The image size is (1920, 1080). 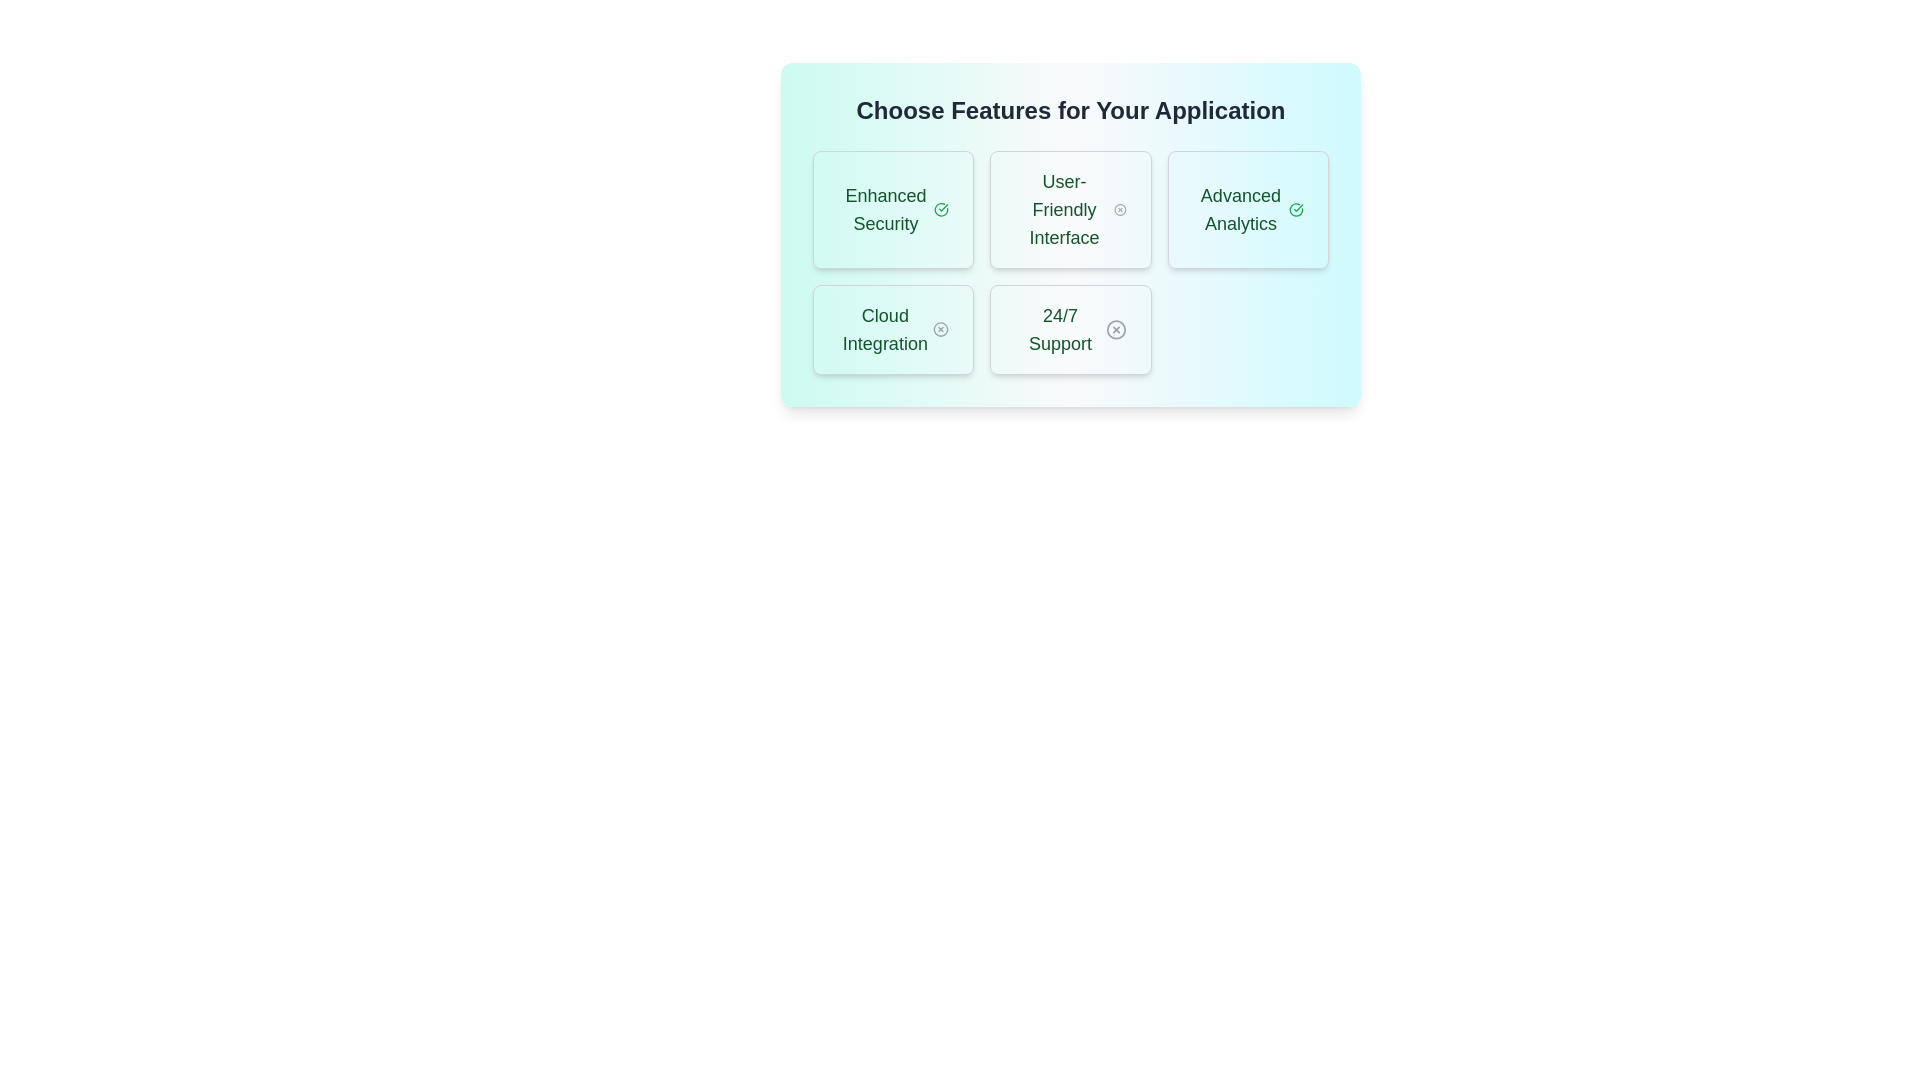 I want to click on the feature 24/7 Support to trigger additional visual feedback, so click(x=1069, y=329).